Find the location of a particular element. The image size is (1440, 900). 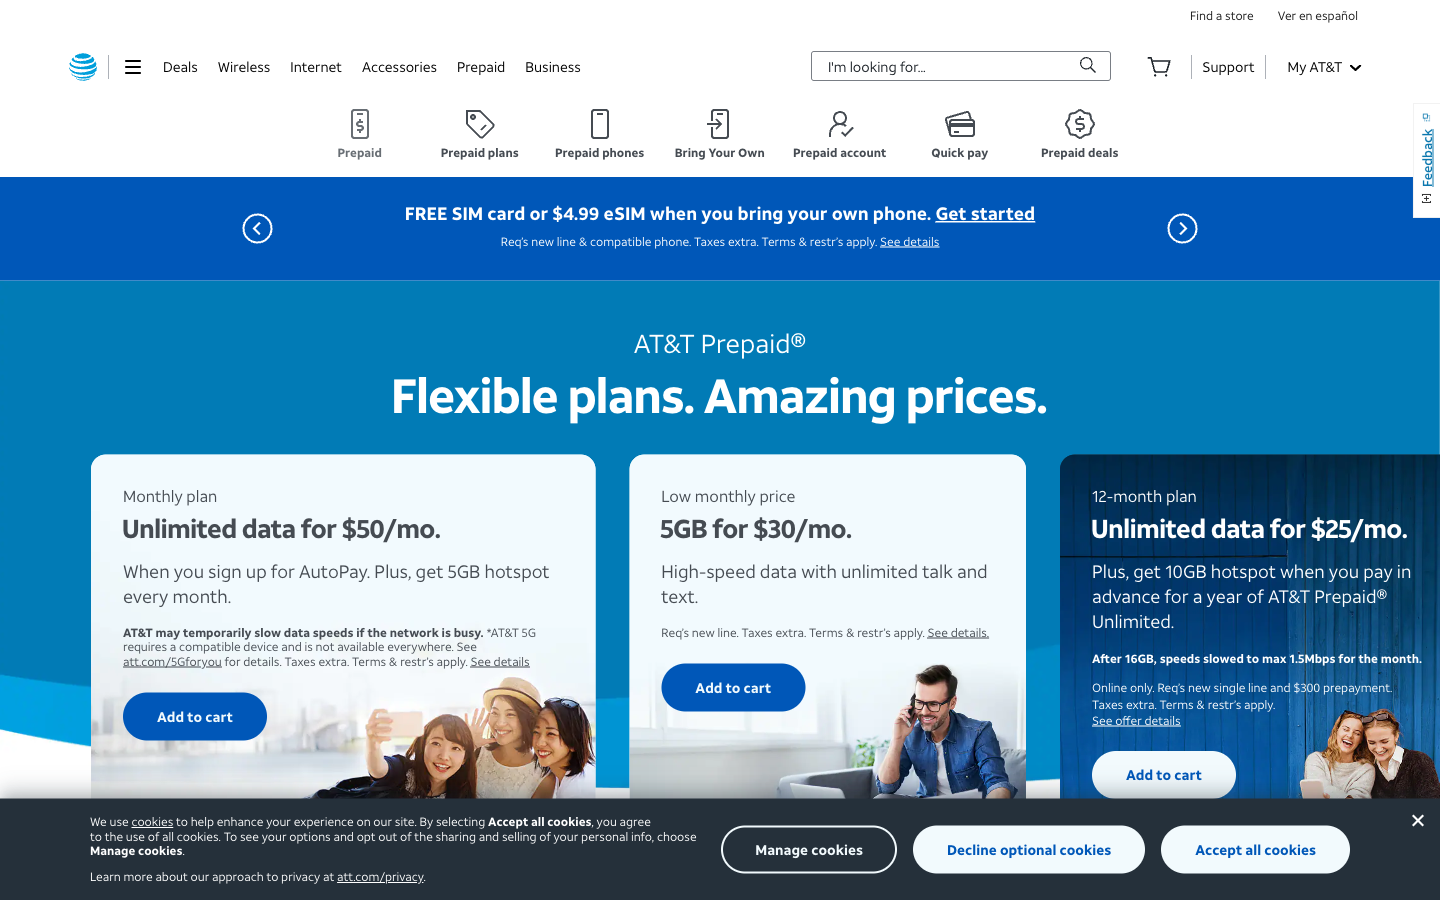

View deals is located at coordinates (179, 65).